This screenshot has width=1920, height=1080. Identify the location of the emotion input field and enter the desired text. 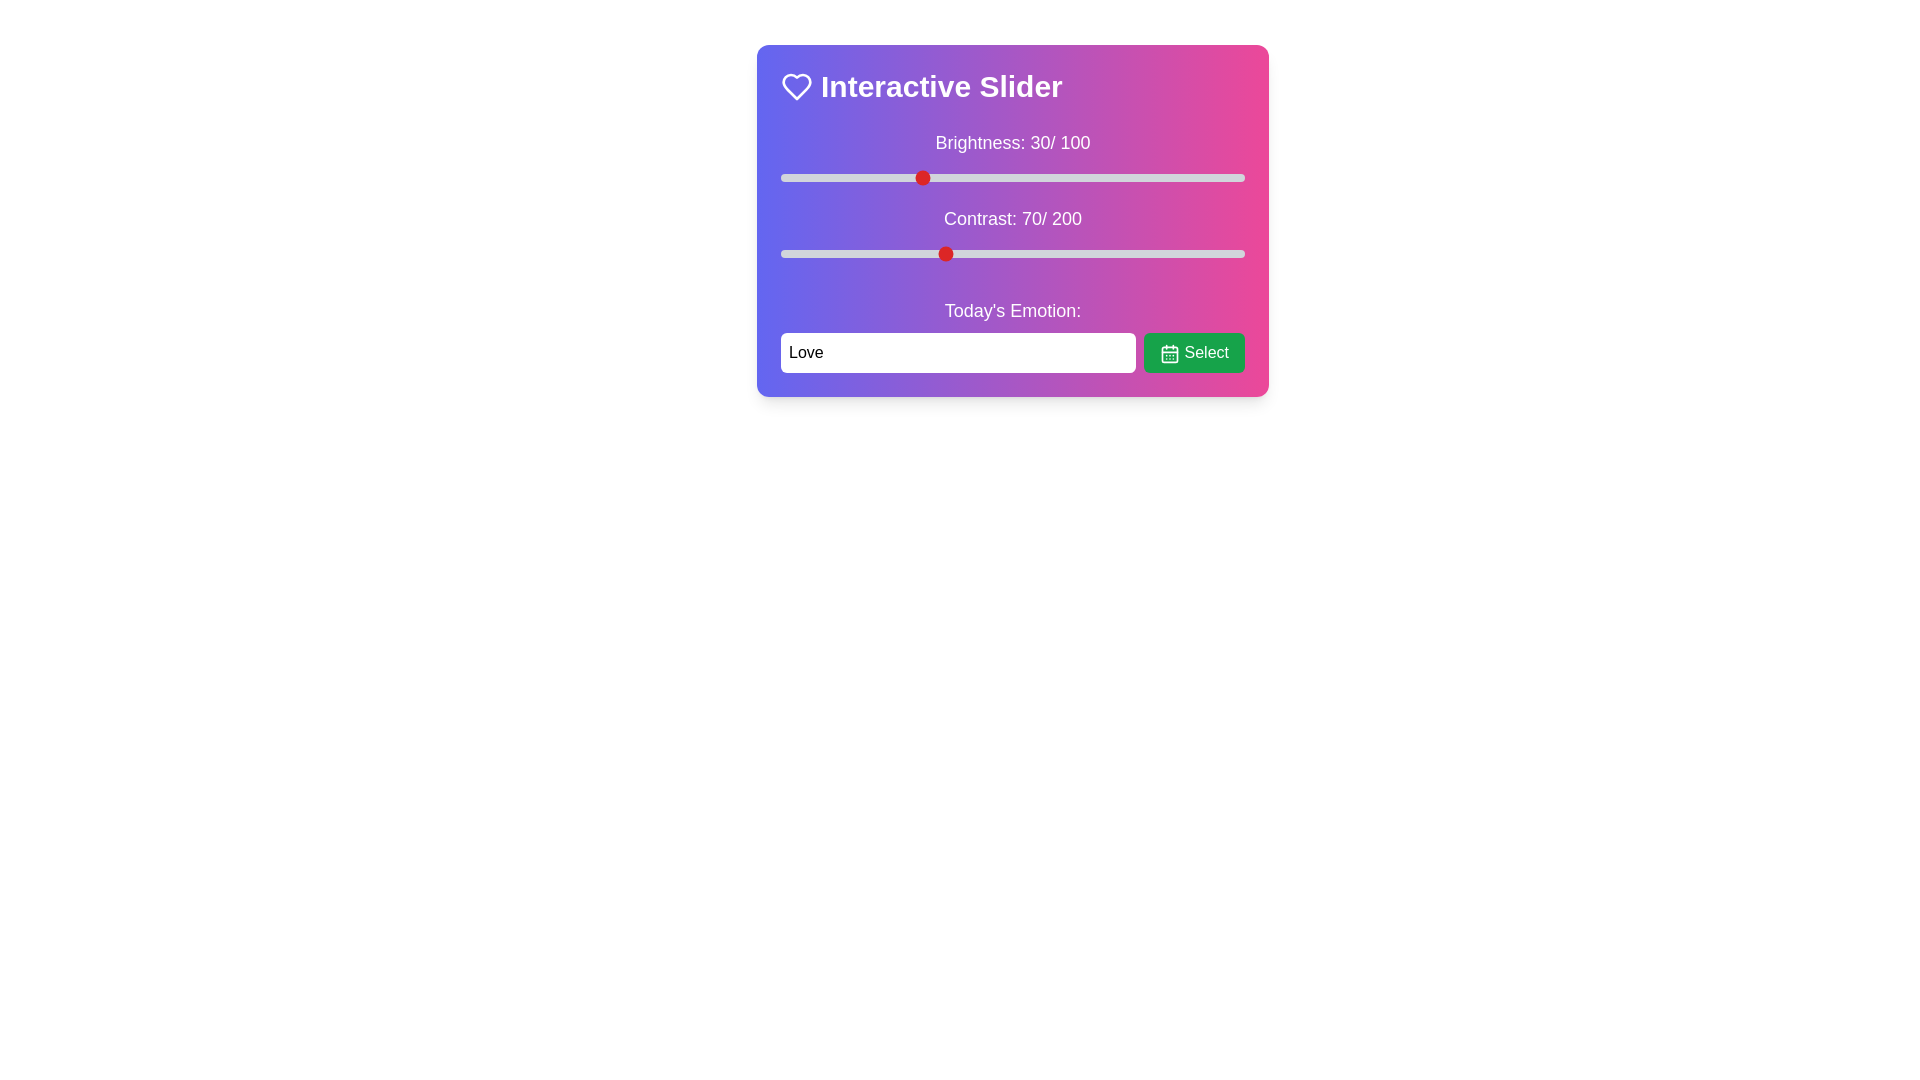
(957, 352).